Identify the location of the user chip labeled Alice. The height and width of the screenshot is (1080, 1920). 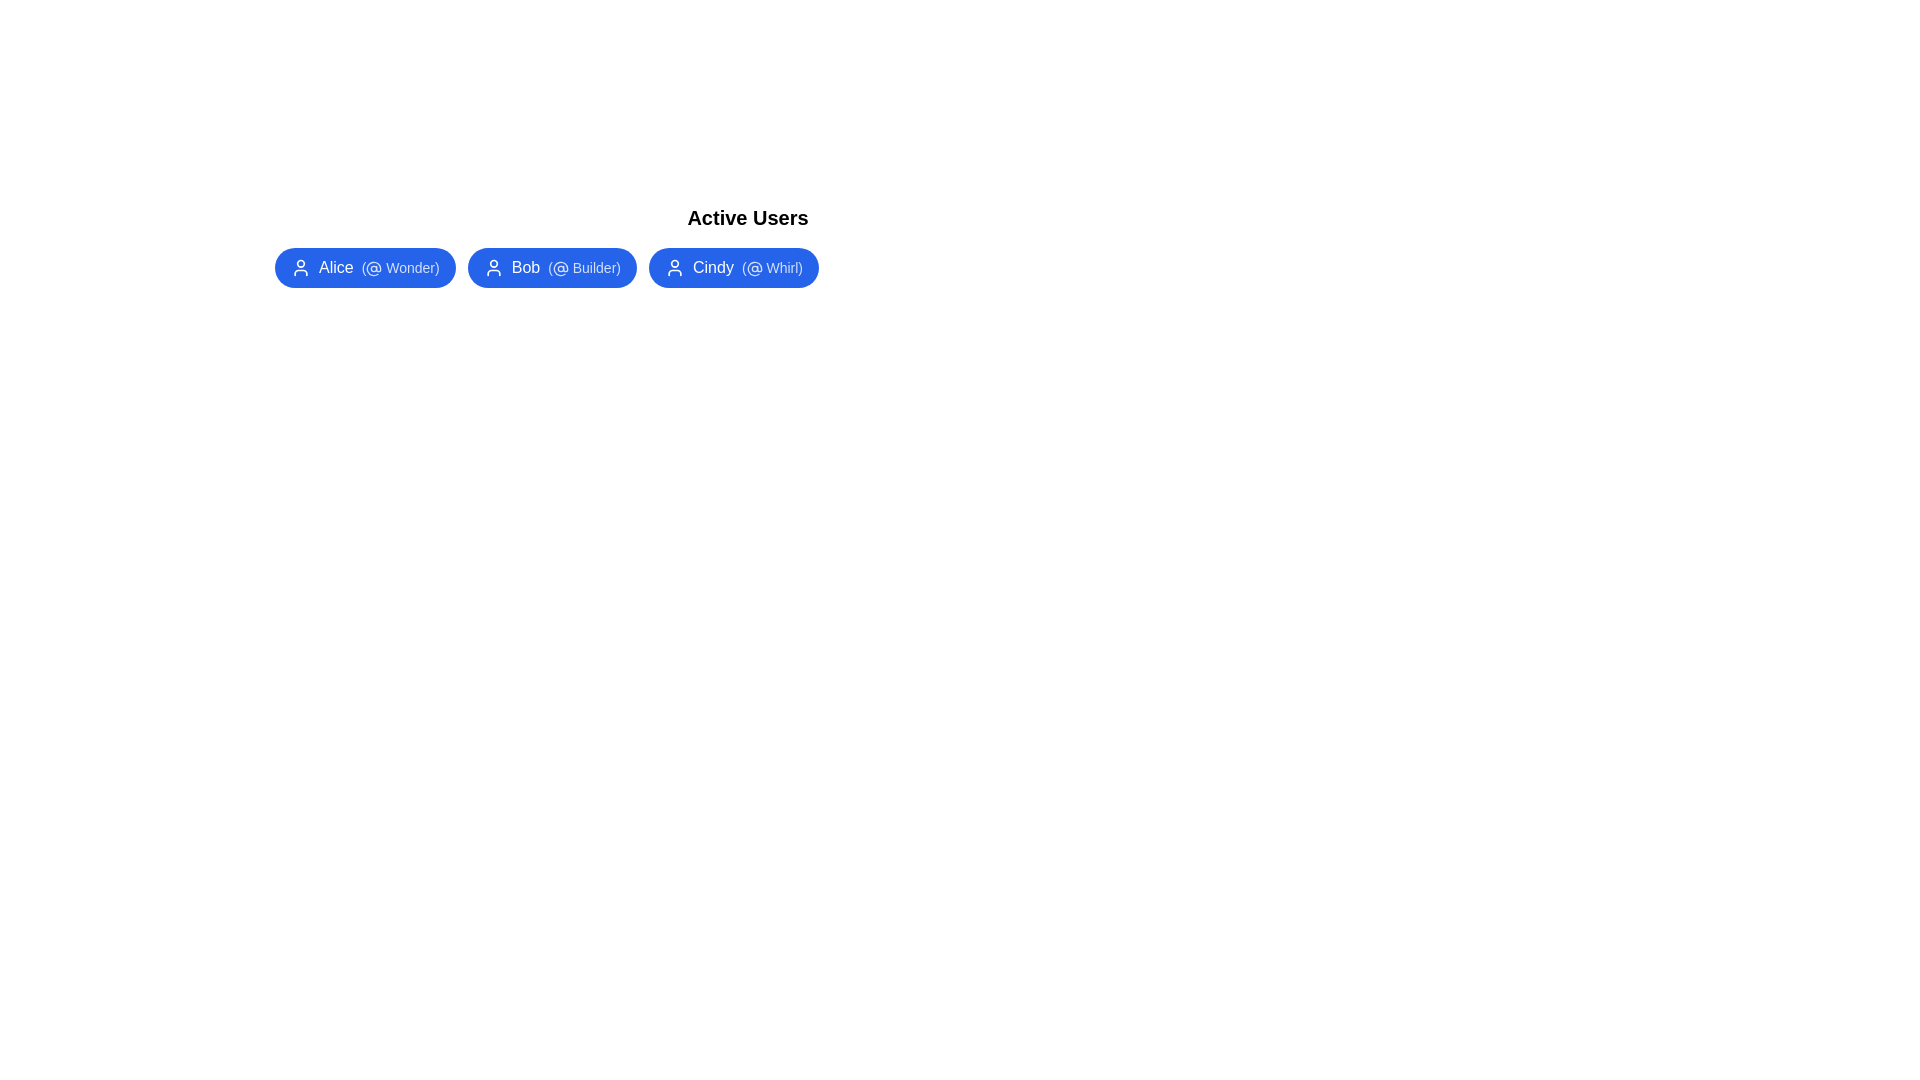
(364, 266).